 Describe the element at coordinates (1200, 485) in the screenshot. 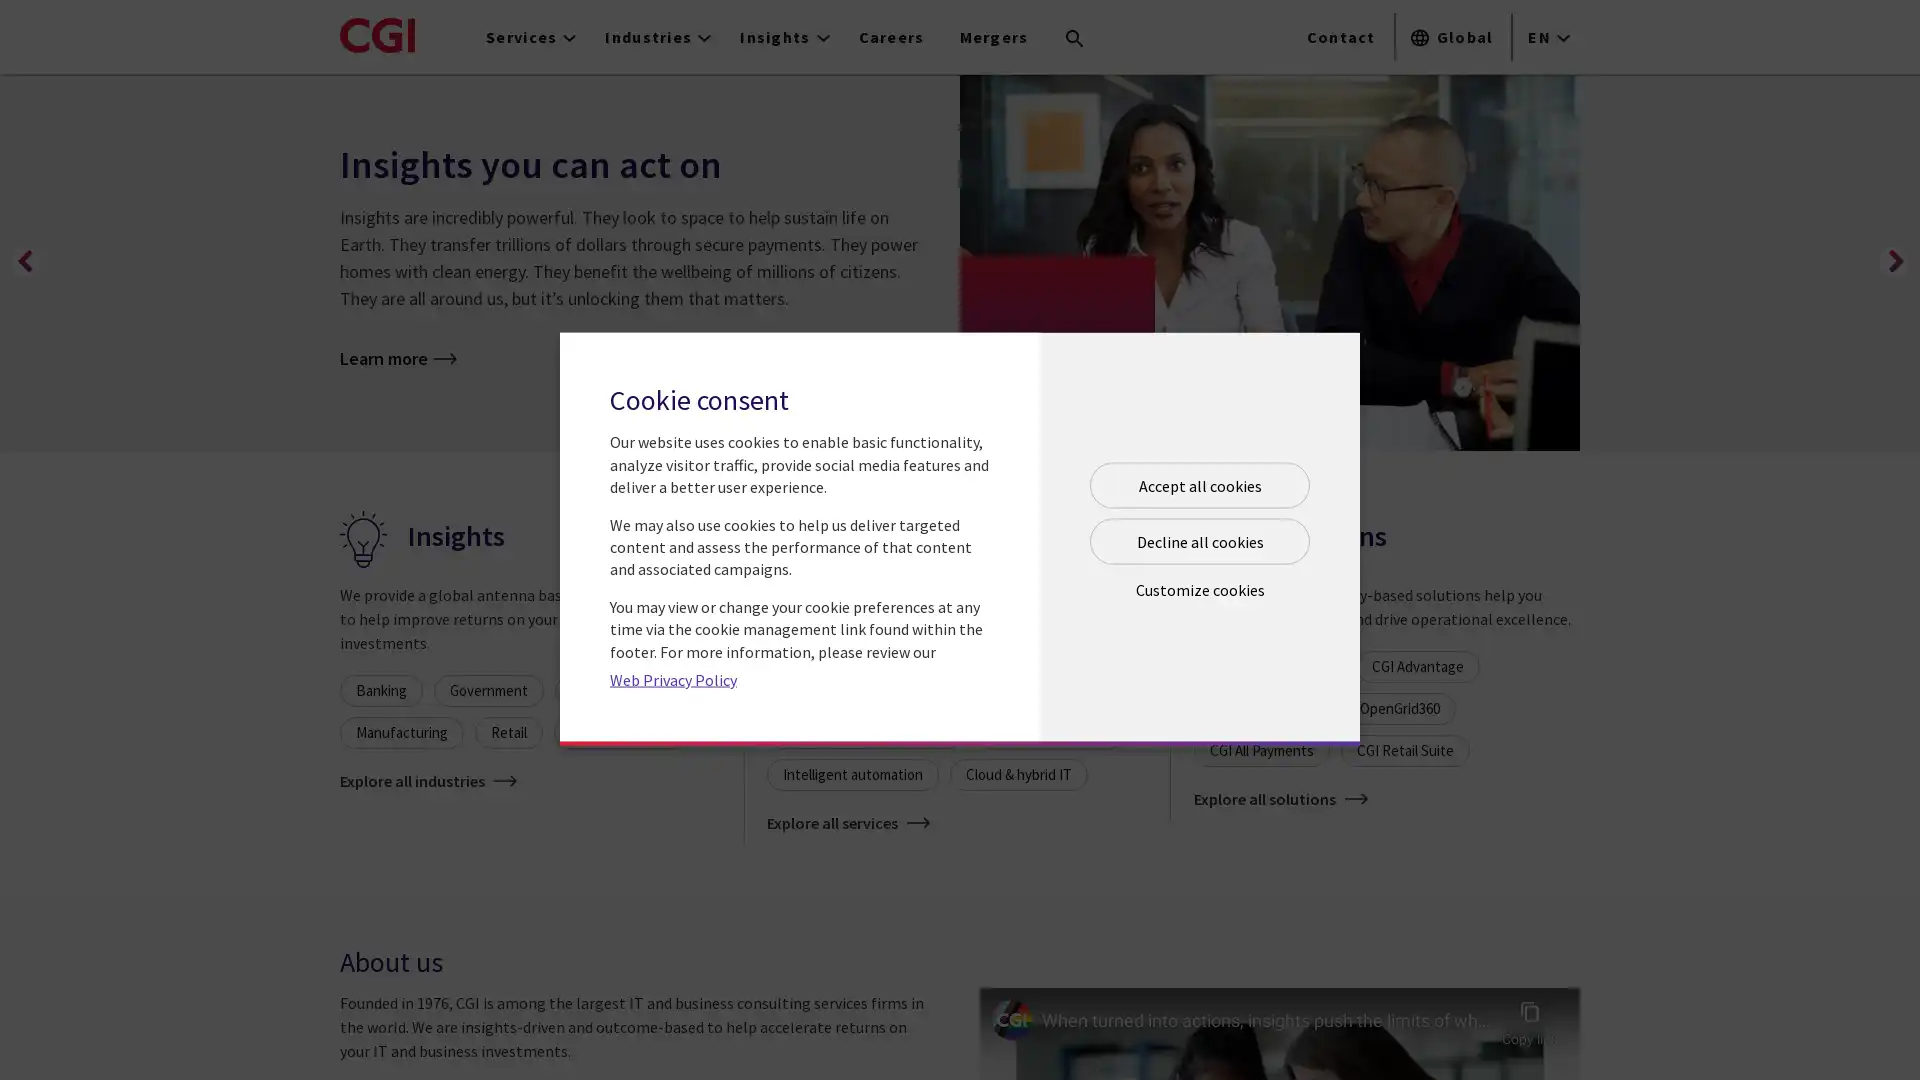

I see `Accept all cookies` at that location.